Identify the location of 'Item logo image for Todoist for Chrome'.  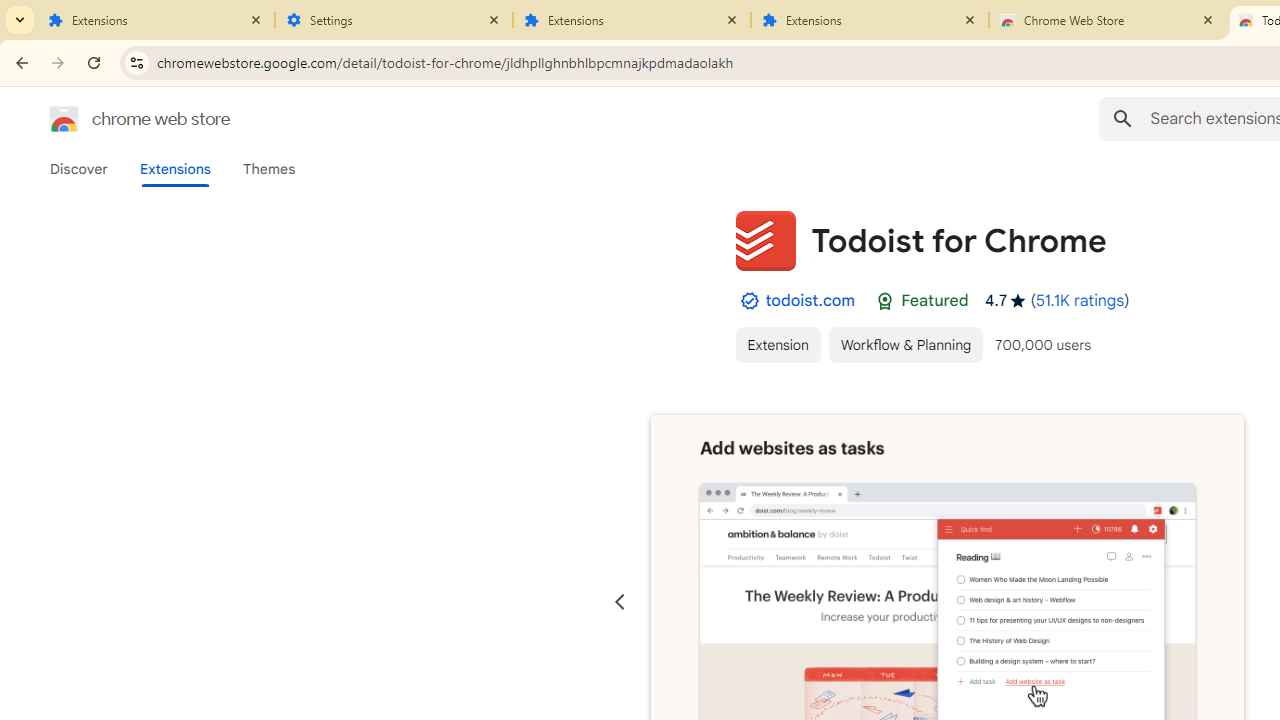
(764, 239).